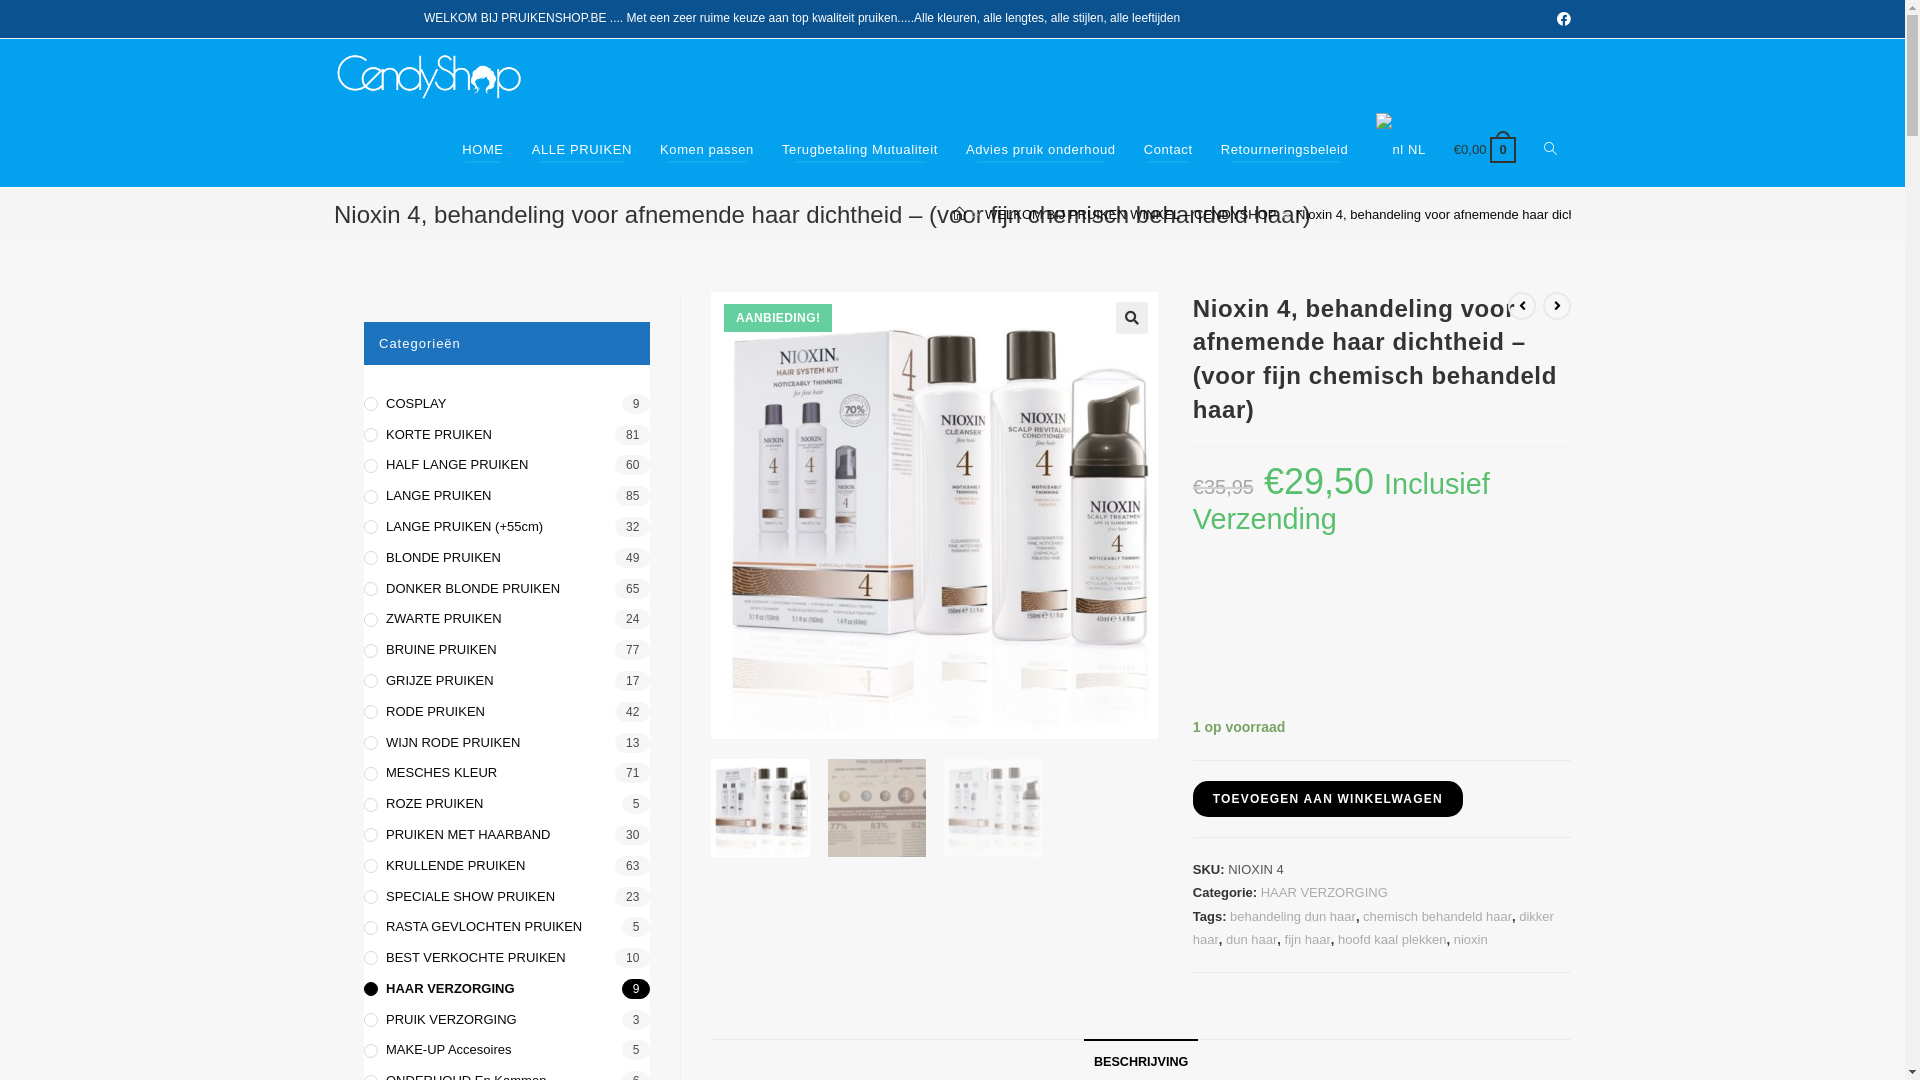 This screenshot has height=1080, width=1920. What do you see at coordinates (507, 711) in the screenshot?
I see `'RODE PRUIKEN'` at bounding box center [507, 711].